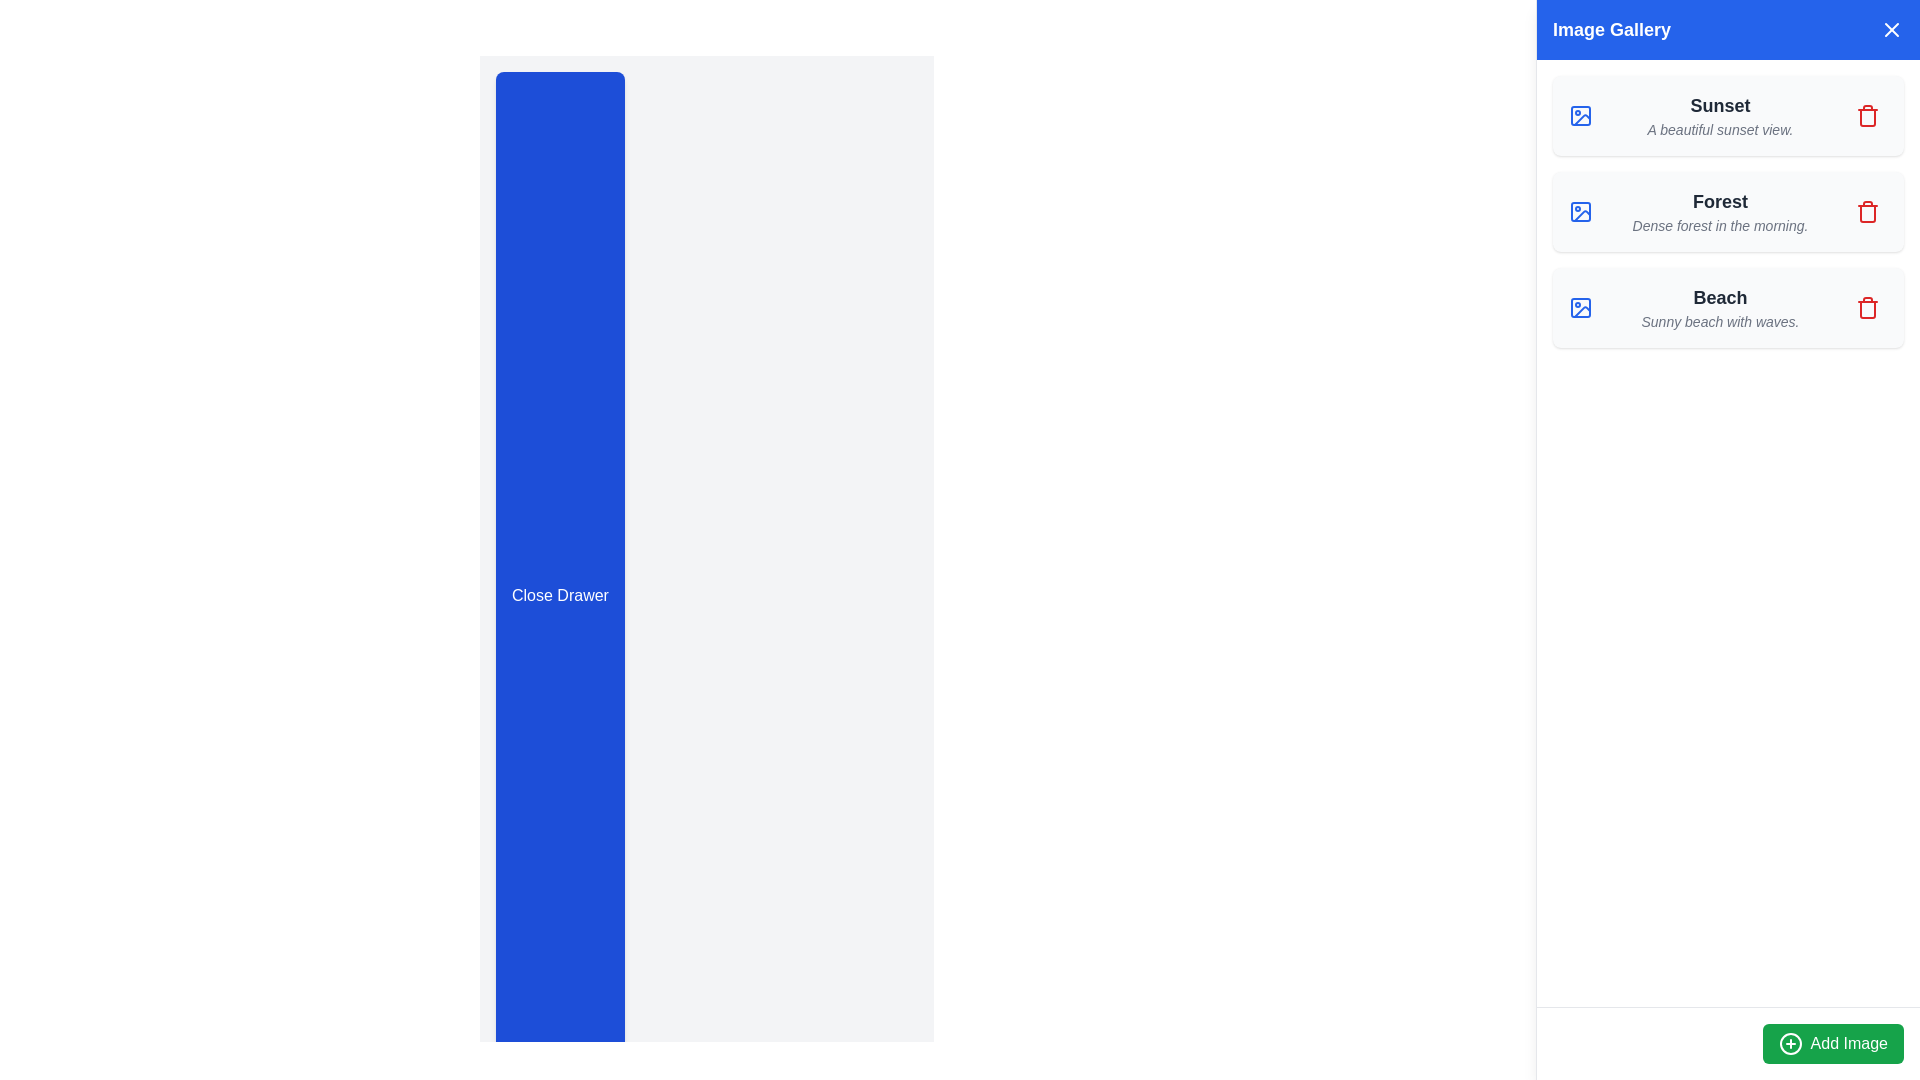 This screenshot has width=1920, height=1080. I want to click on the descriptive subtext text element located under the title 'Forest' in the second card of the vertical list of entries in the 'Image Gallery', so click(1719, 225).